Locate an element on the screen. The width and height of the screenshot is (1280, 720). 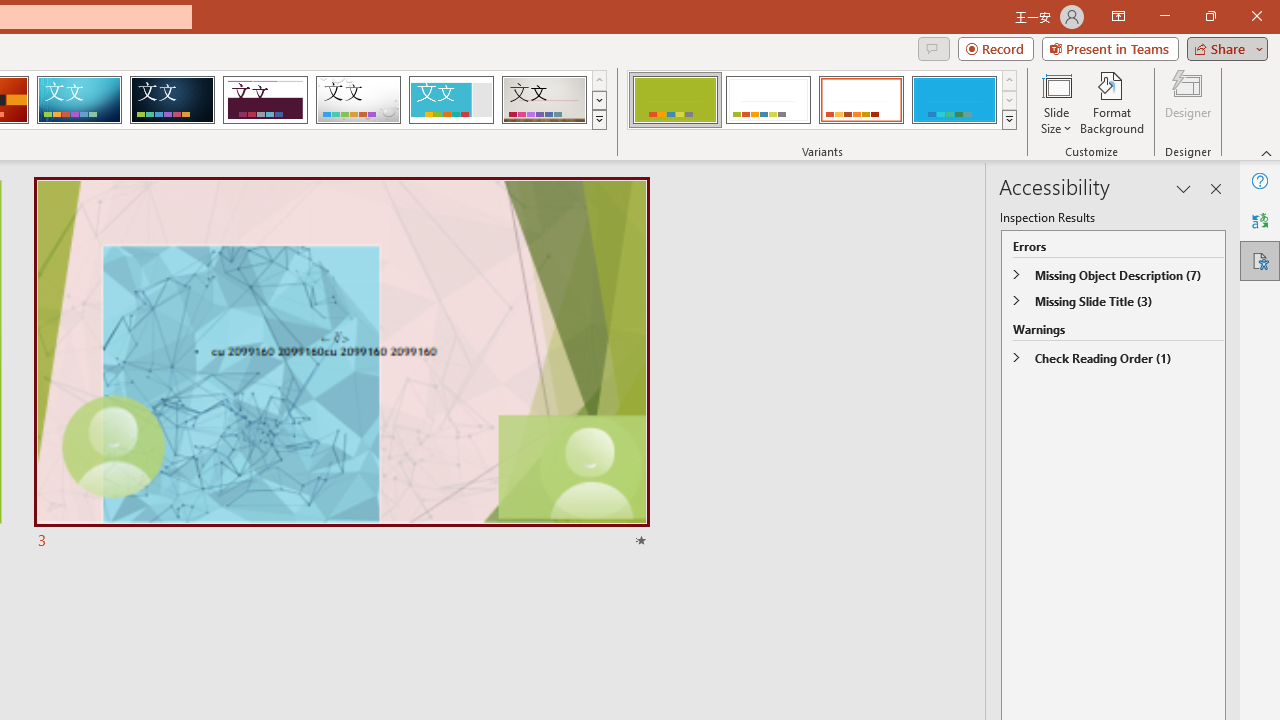
'Gallery' is located at coordinates (544, 100).